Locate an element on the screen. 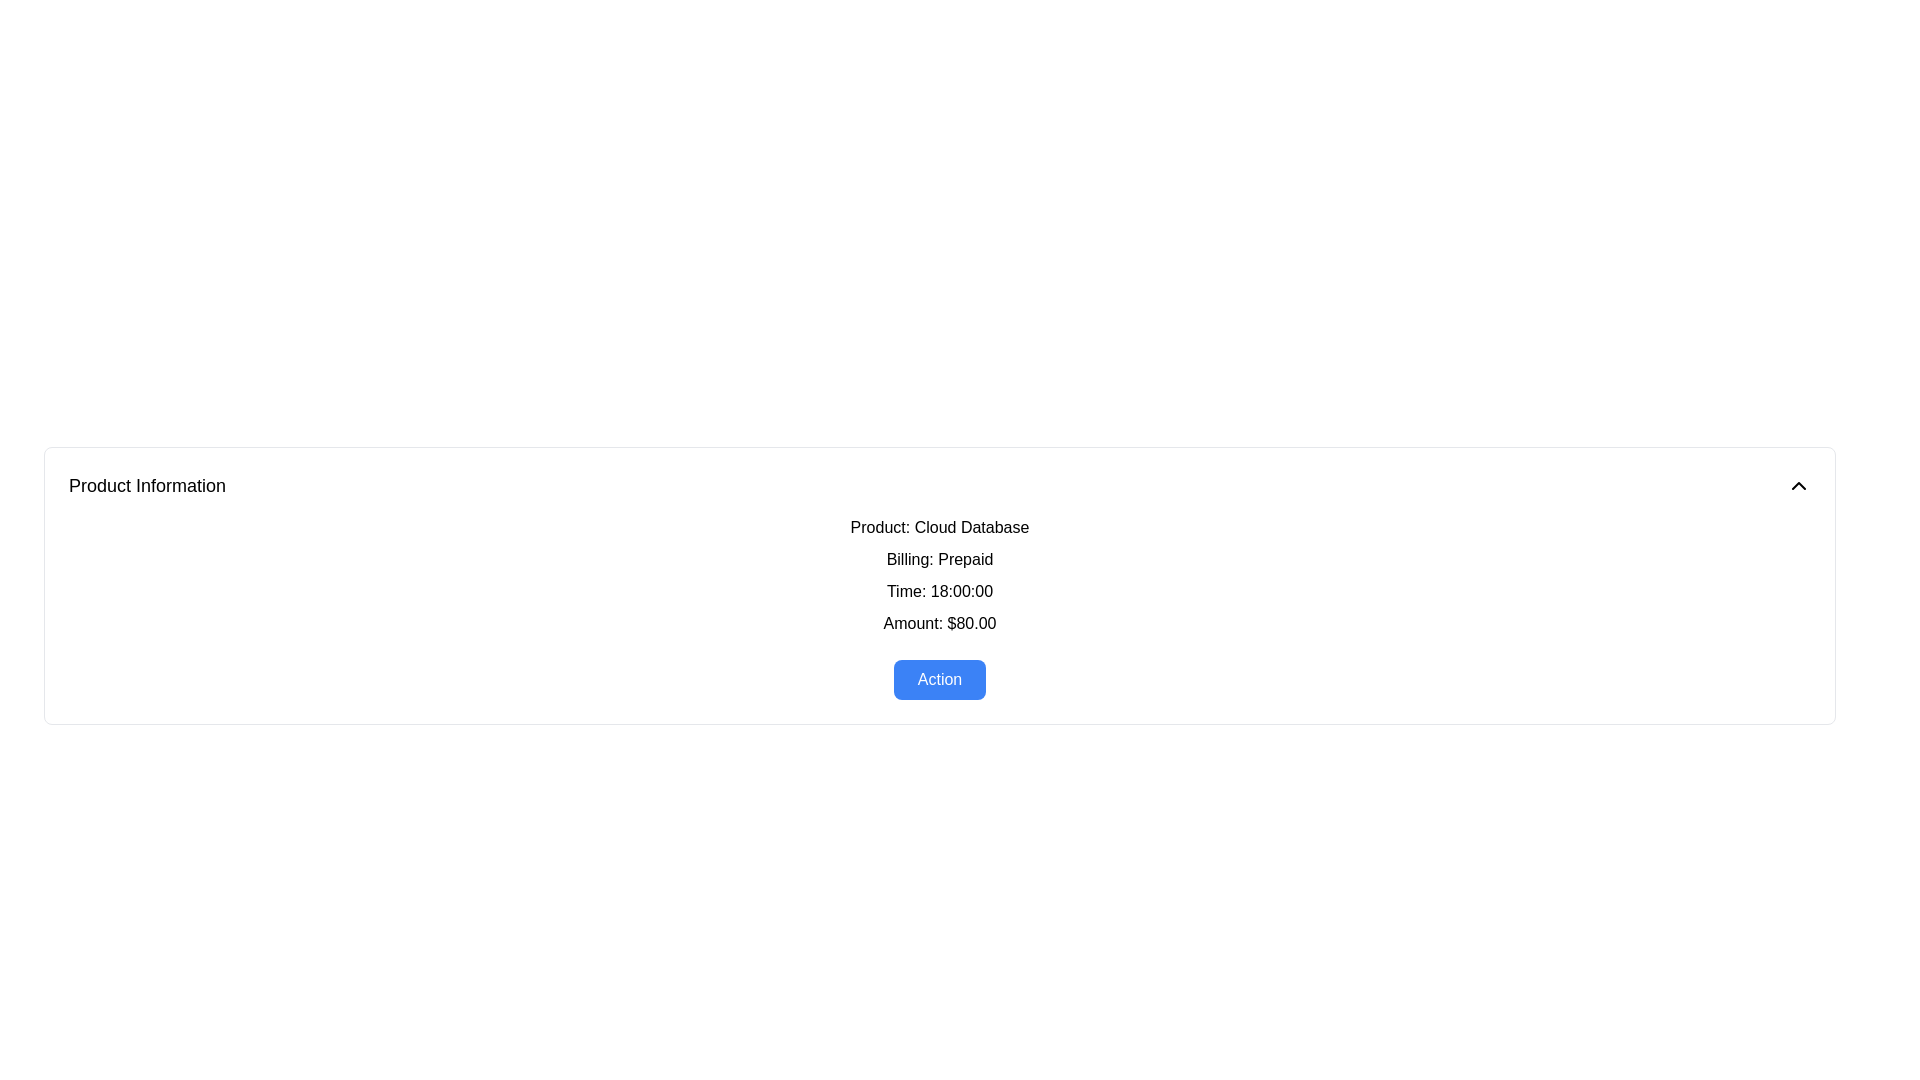 Image resolution: width=1920 pixels, height=1080 pixels. the informational text element displaying the amount value ('$80.00'), which is the fourth line in the product details block, positioned before the 'Action' button is located at coordinates (939, 623).